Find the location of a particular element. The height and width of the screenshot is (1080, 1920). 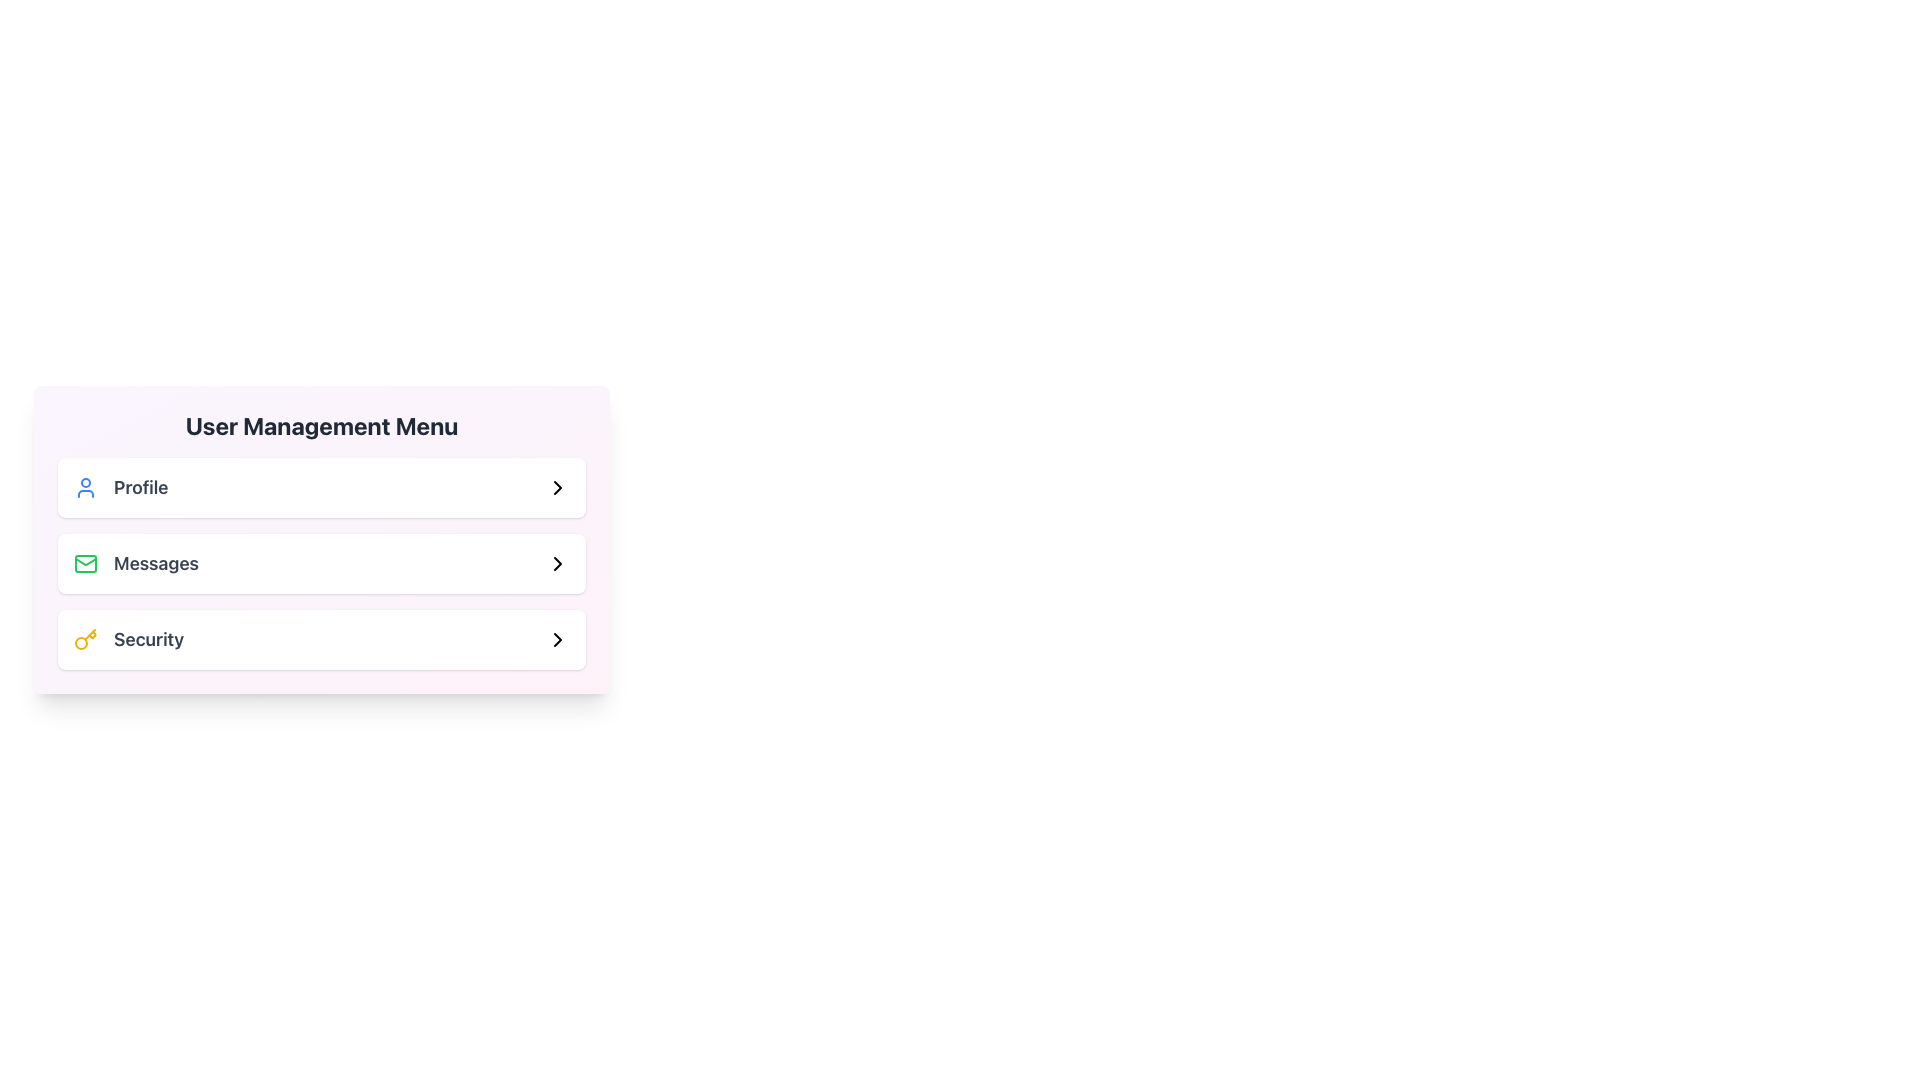

the 'Messages' menu item in the User Management Menu is located at coordinates (135, 563).